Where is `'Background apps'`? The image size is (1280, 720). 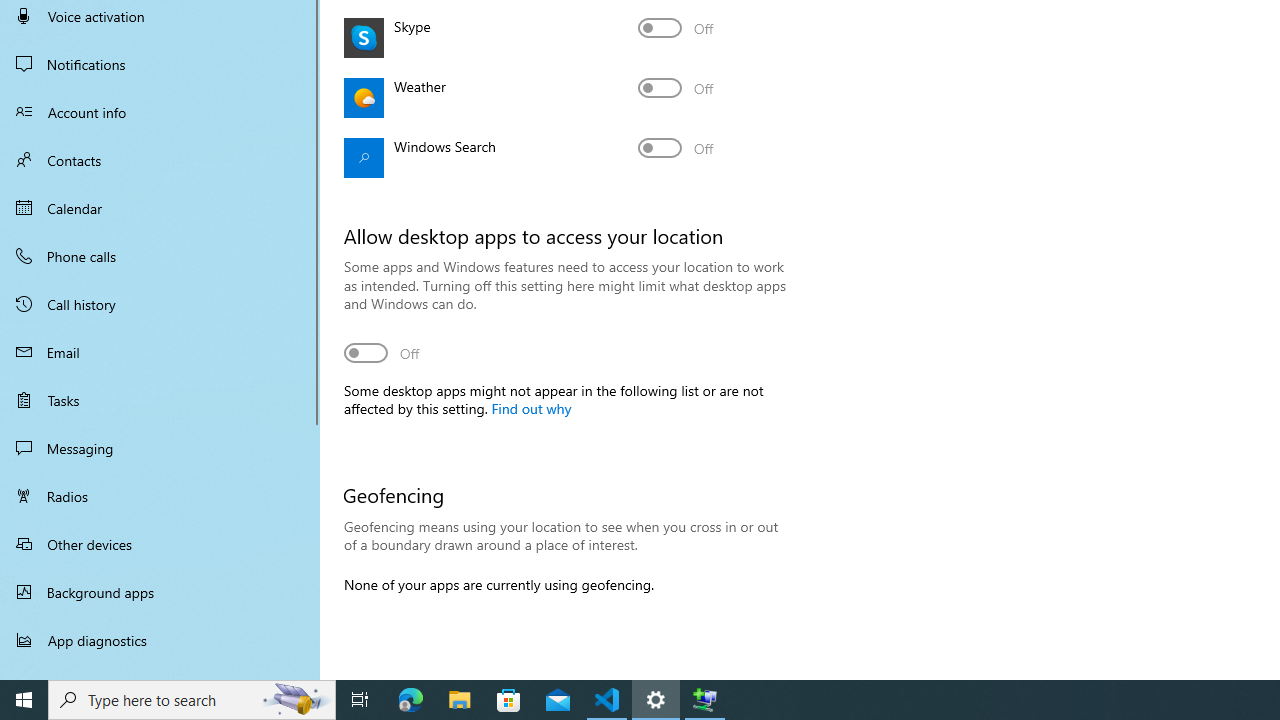
'Background apps' is located at coordinates (160, 591).